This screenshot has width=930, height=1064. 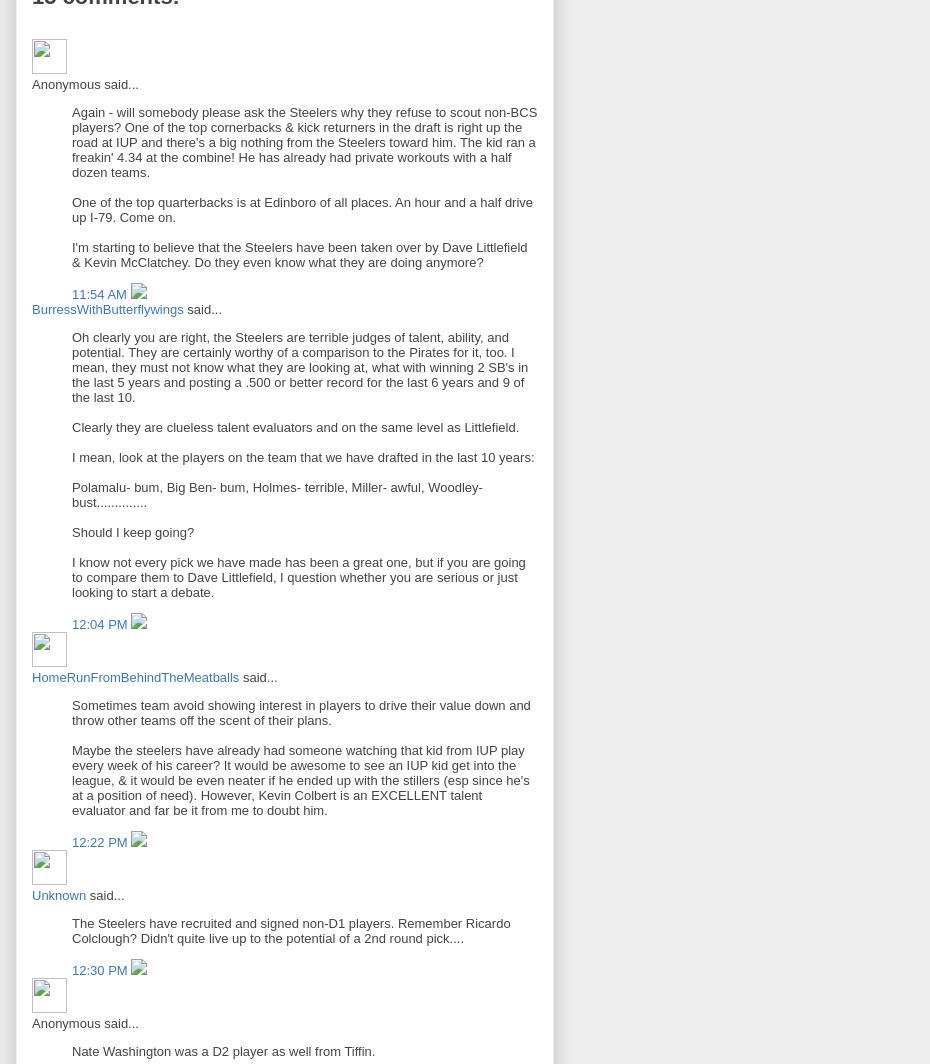 I want to click on 'One of the top quarterbacks is at Edinboro of all places. An hour and a half drive up I-79. Come on.', so click(x=302, y=210).